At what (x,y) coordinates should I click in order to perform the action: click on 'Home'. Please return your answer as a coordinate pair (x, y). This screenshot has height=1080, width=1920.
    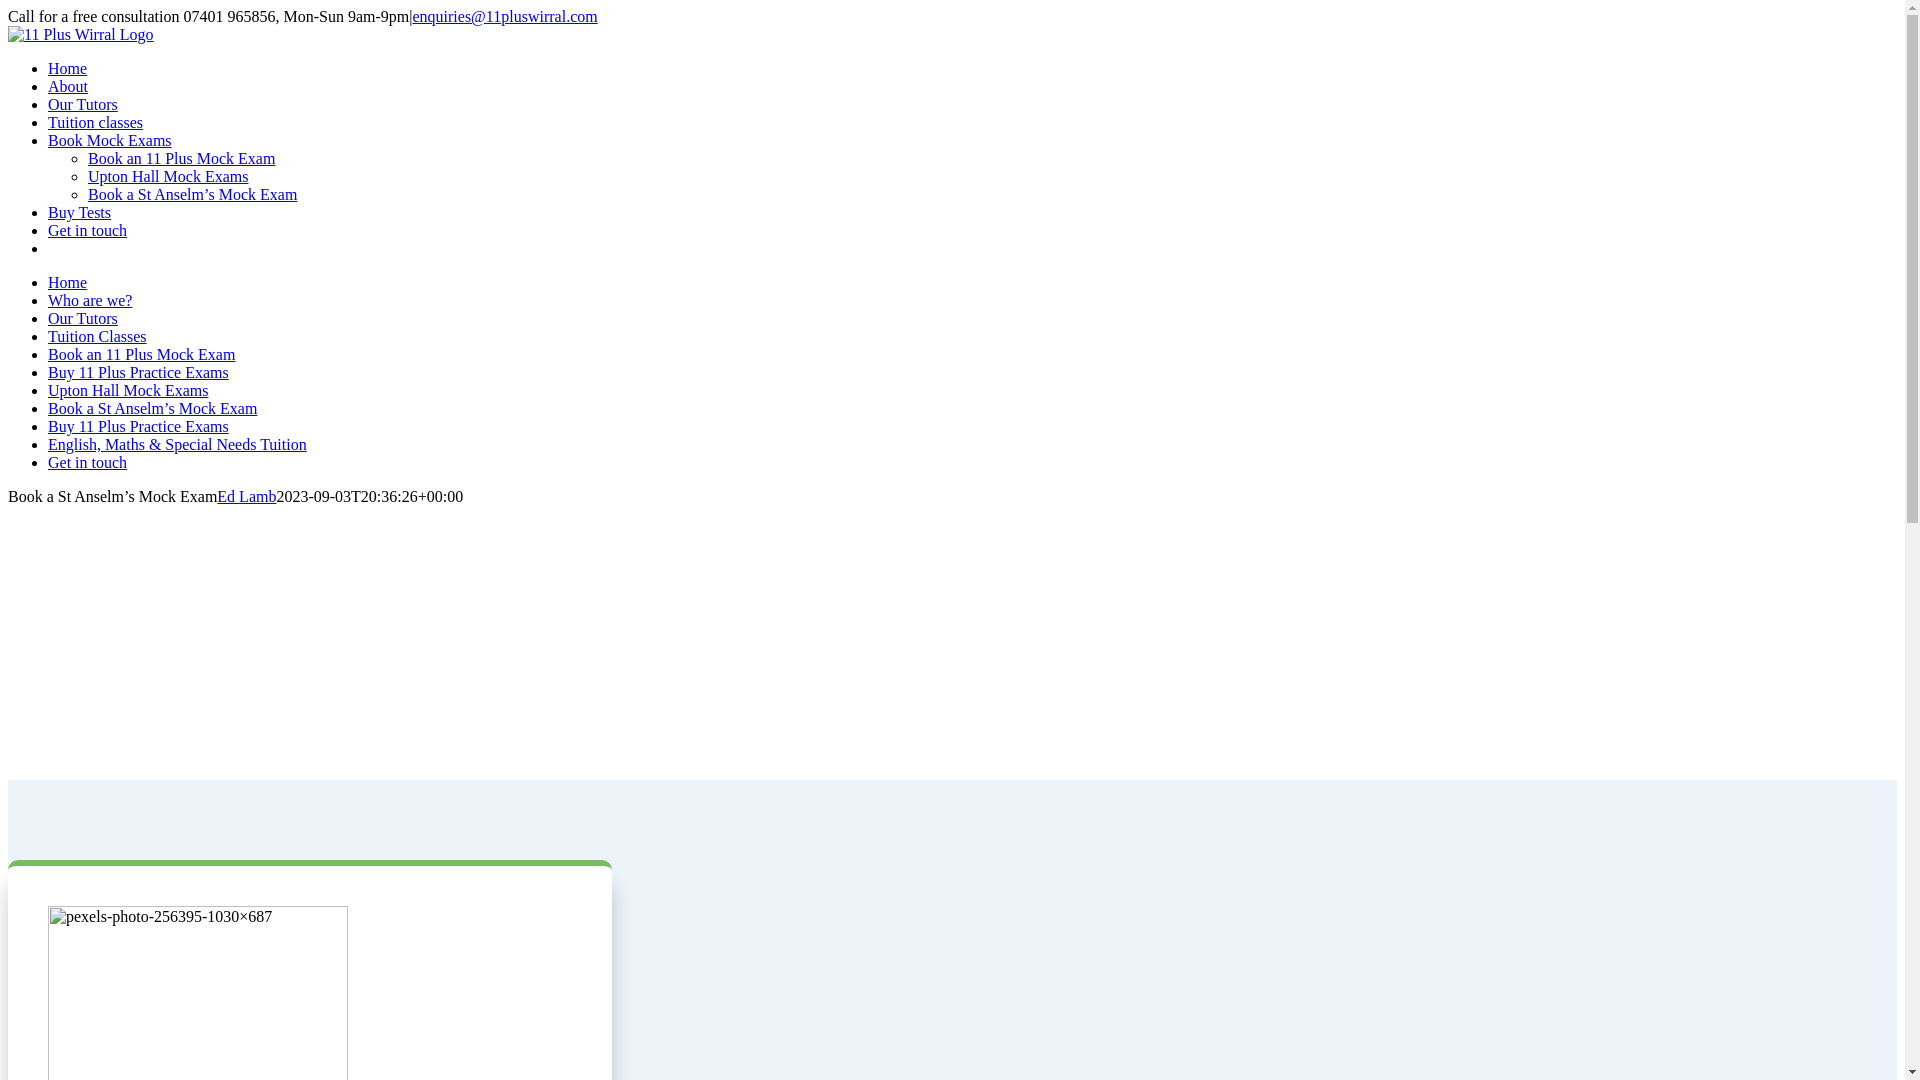
    Looking at the image, I should click on (67, 67).